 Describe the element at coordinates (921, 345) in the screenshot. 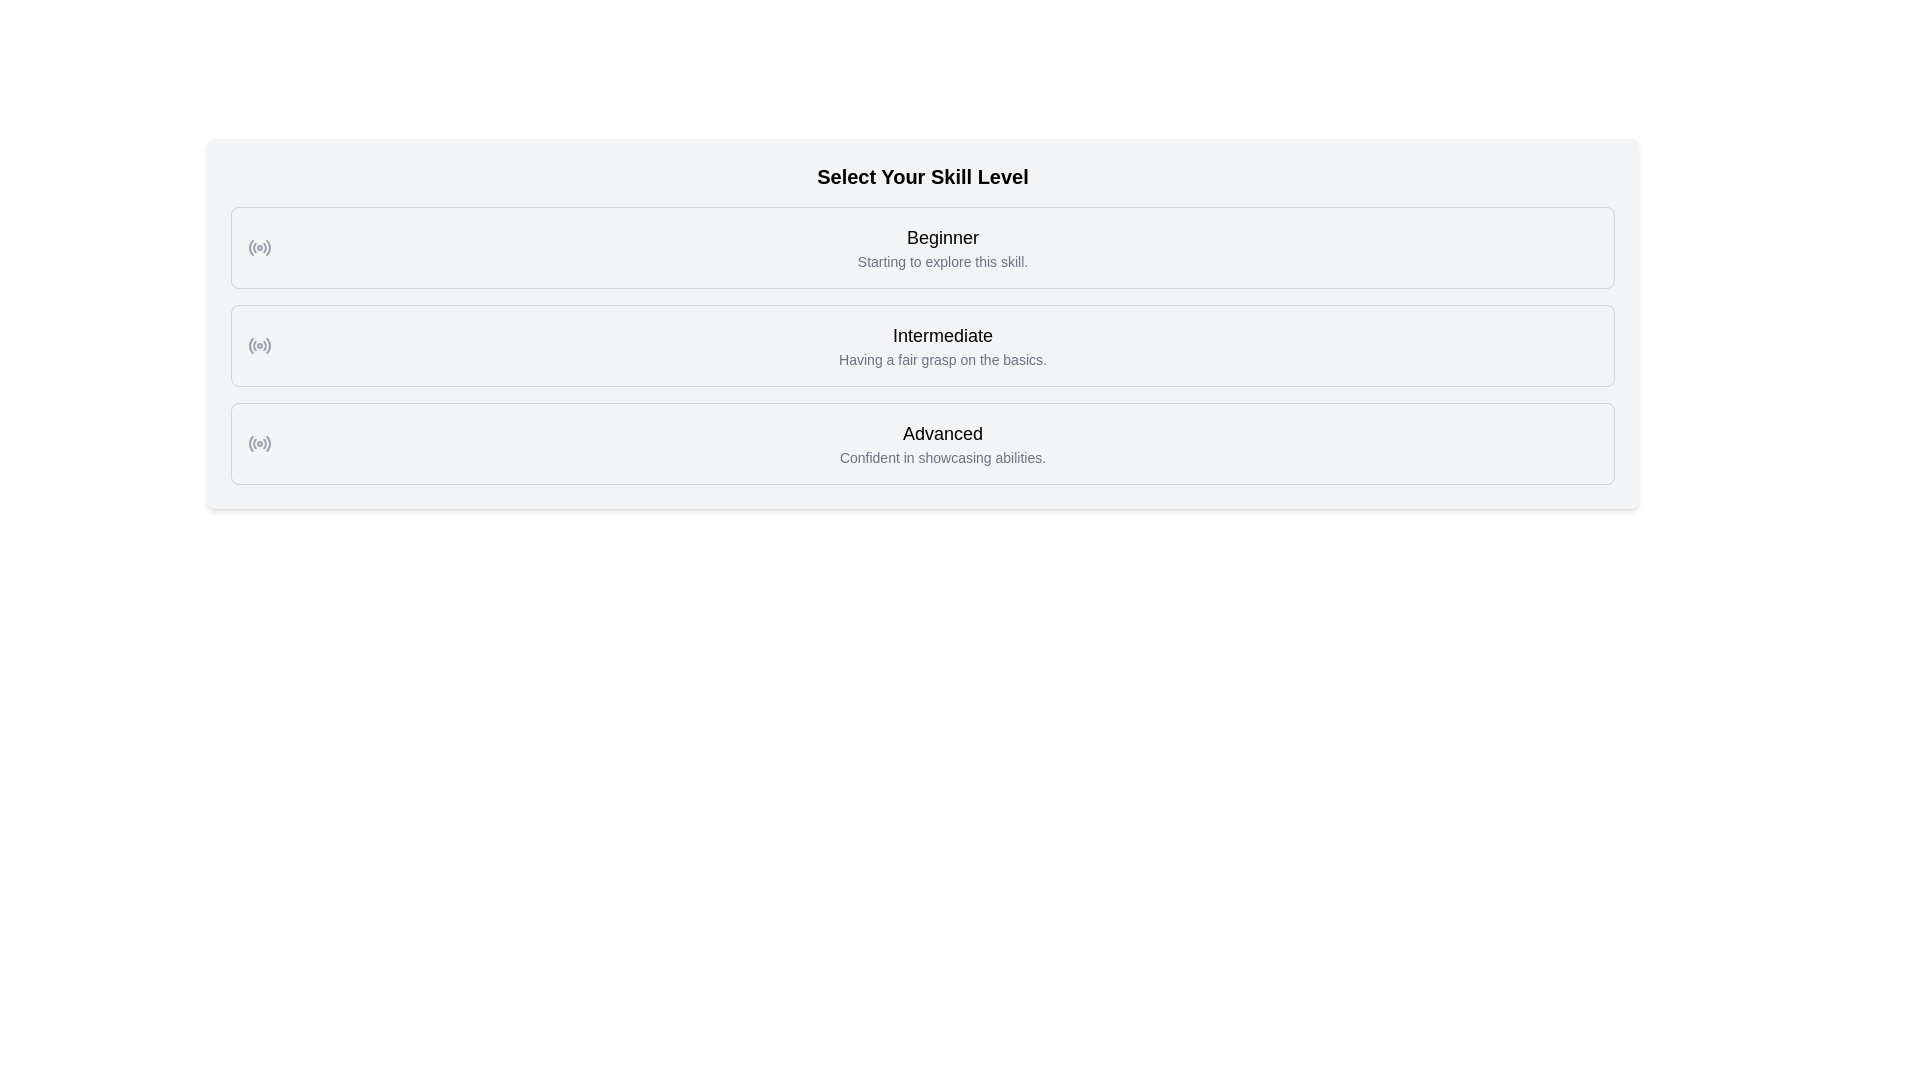

I see `the 'Intermediate' skill level option selector box, which is located between the 'Beginner' and 'Advanced' options` at that location.